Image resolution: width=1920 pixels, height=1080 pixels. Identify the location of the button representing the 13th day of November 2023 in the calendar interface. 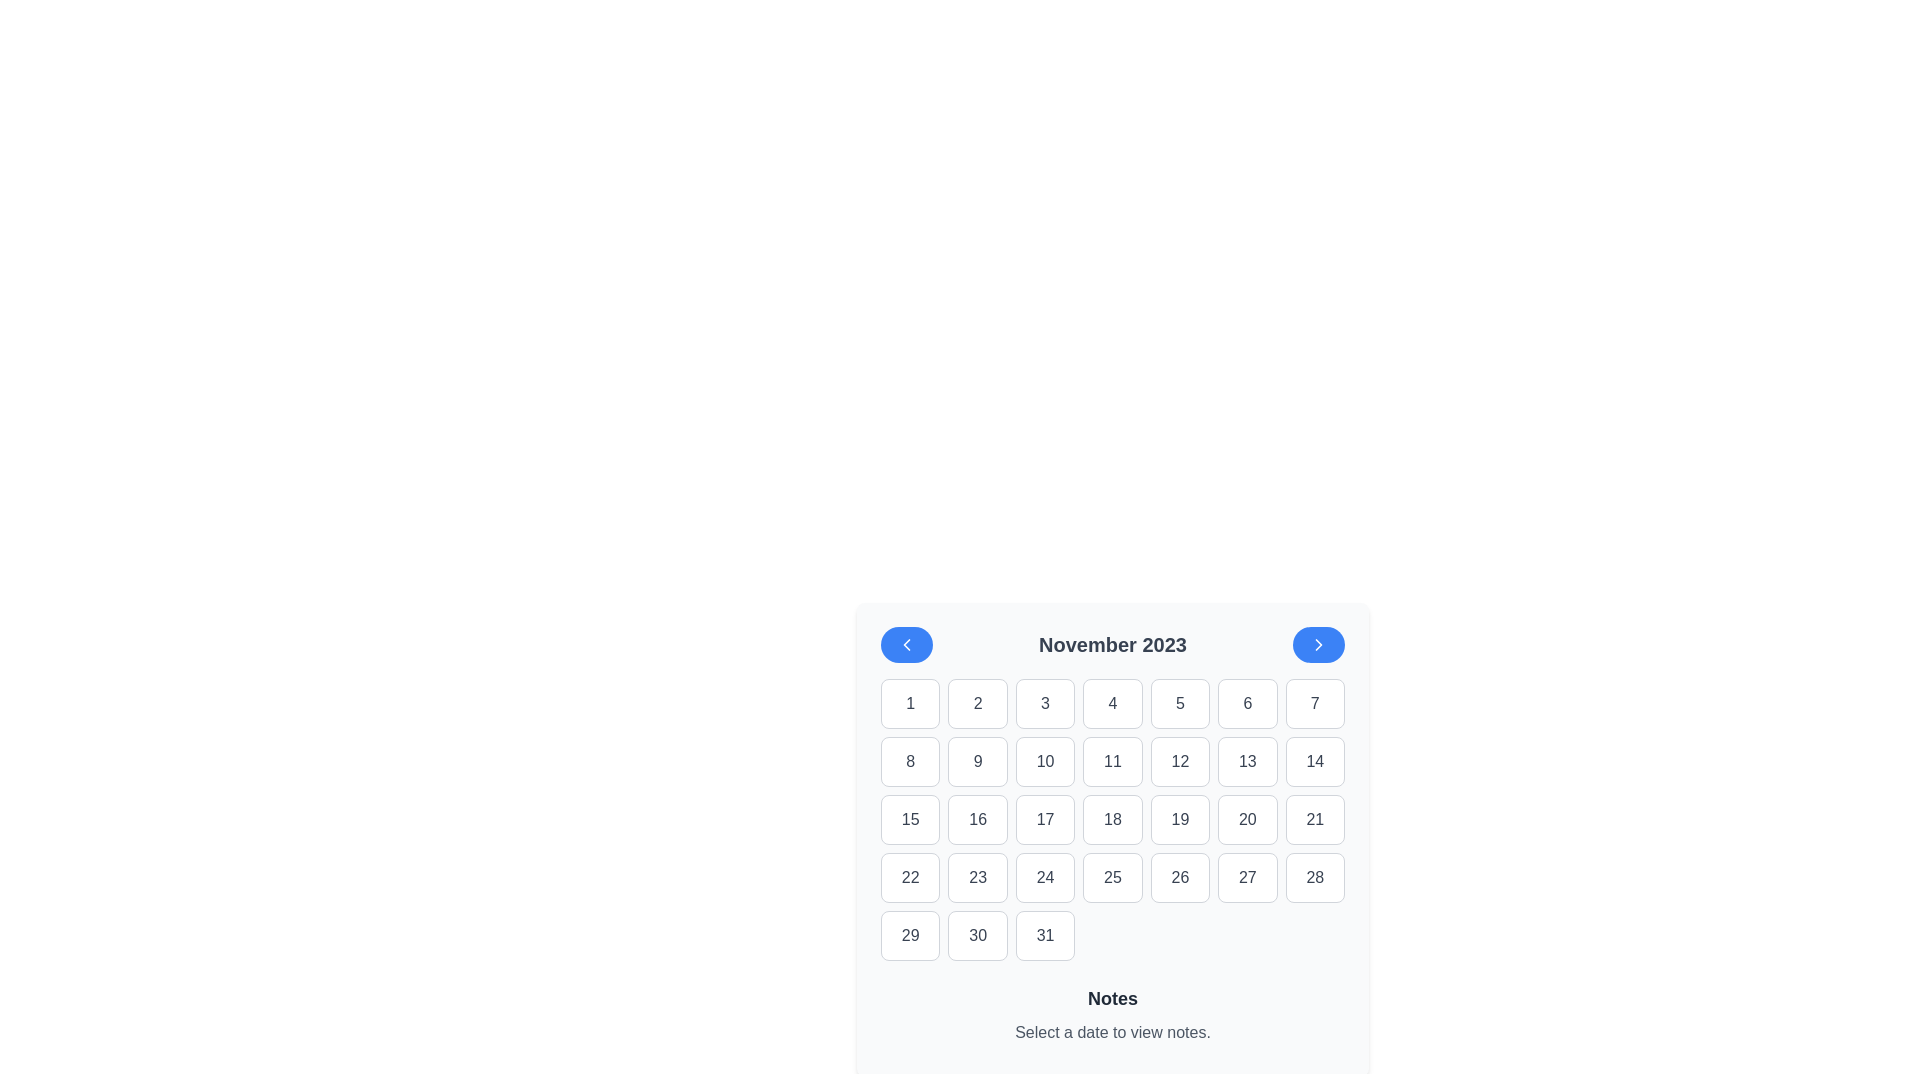
(1246, 762).